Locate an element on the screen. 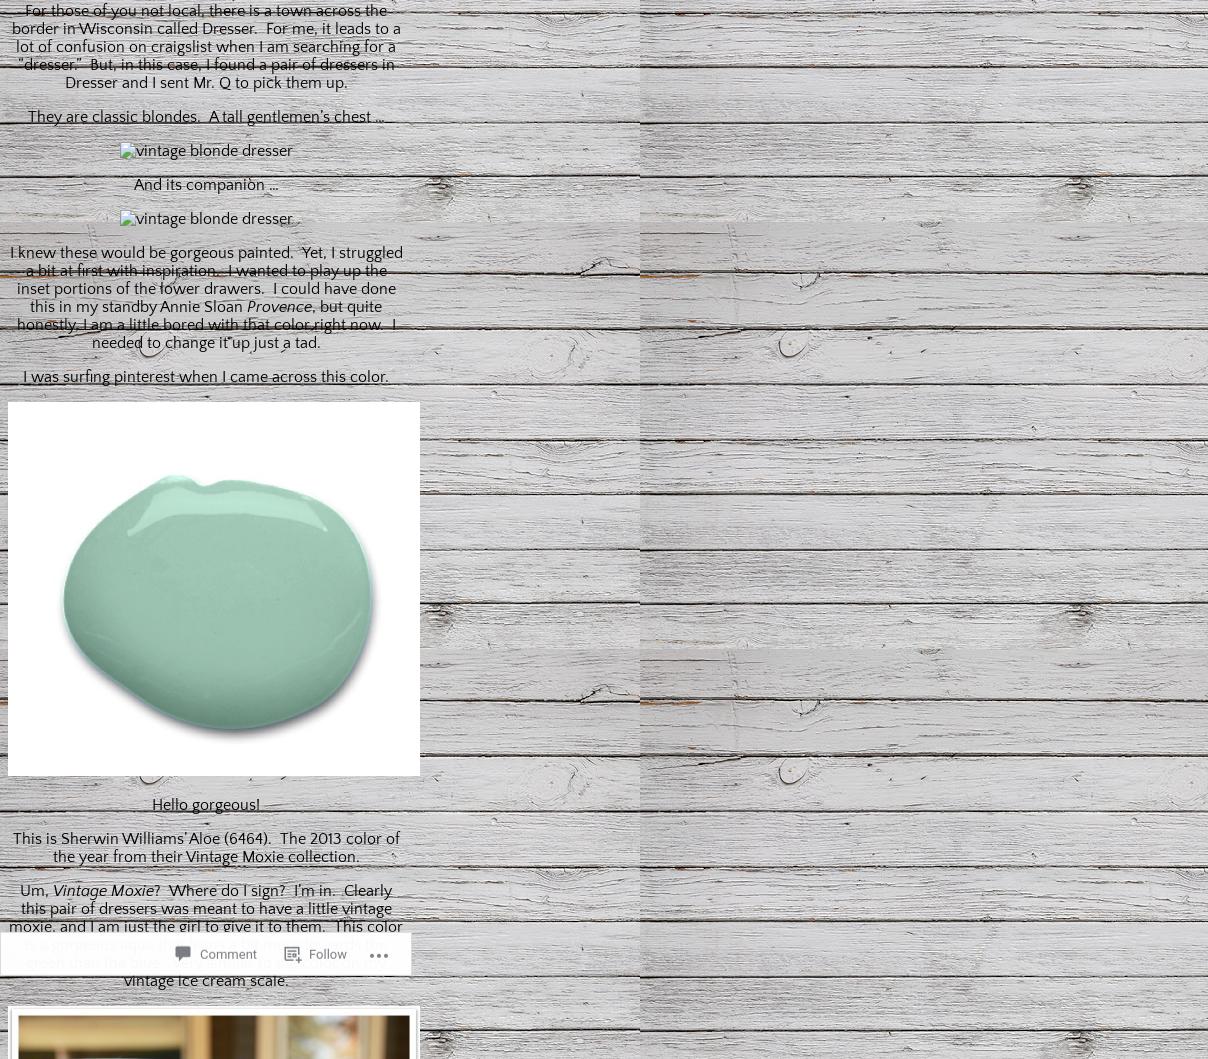 The width and height of the screenshot is (1208, 1059). 'Hello gorgeous!' is located at coordinates (205, 802).